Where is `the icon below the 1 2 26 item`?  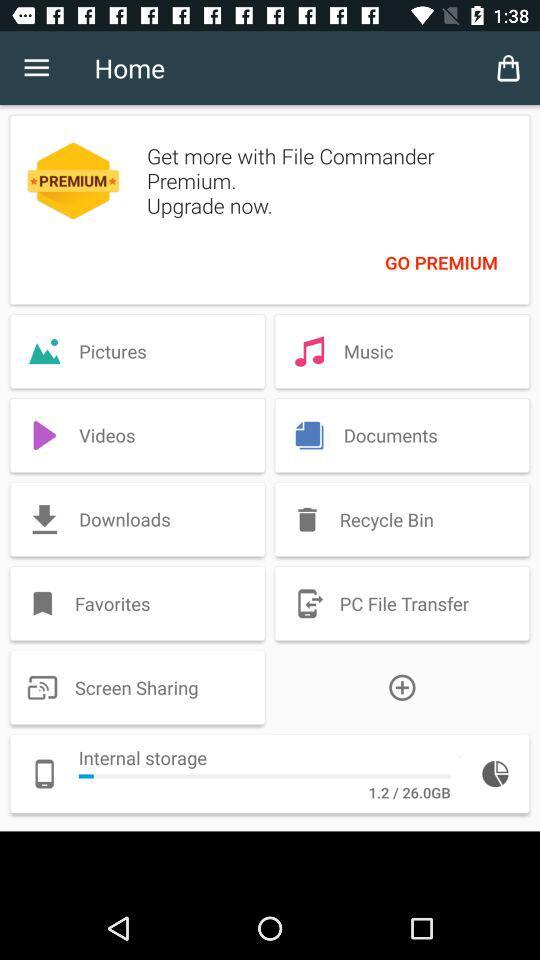 the icon below the 1 2 26 item is located at coordinates (270, 863).